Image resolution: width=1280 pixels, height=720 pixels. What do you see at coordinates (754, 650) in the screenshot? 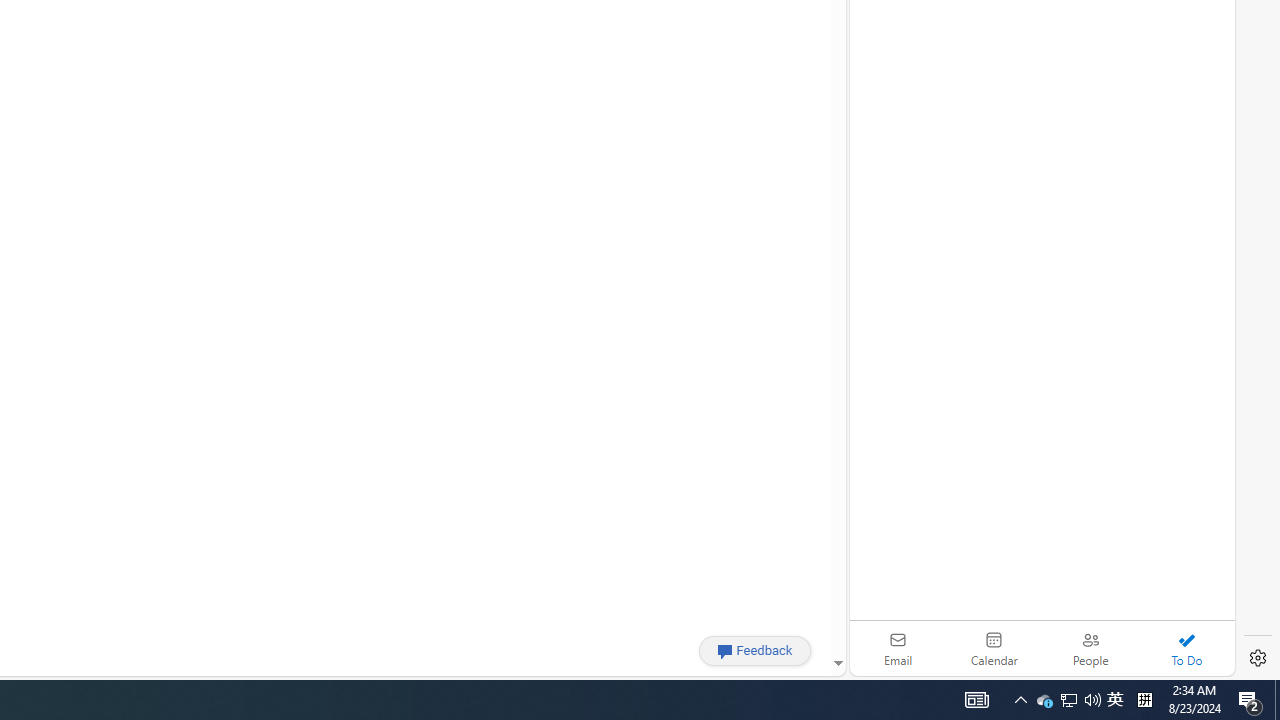
I see `'Feedback'` at bounding box center [754, 650].